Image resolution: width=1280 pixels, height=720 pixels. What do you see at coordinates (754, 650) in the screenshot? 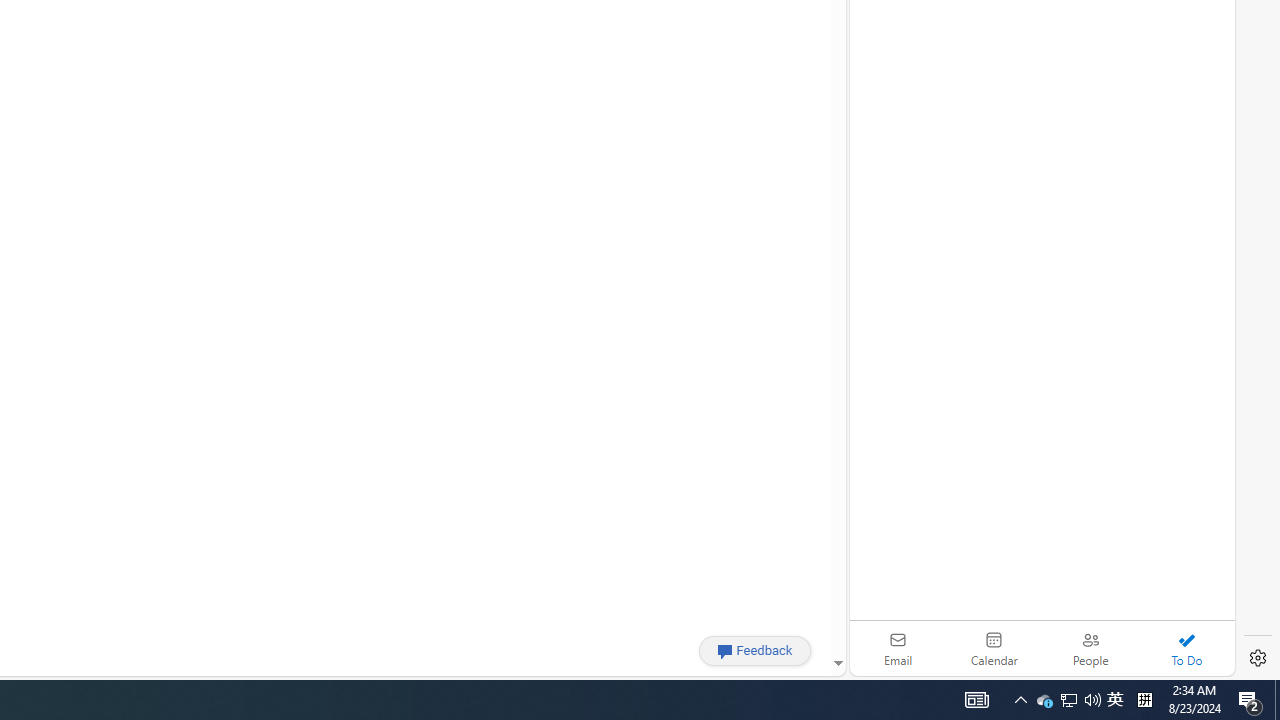
I see `'Feedback'` at bounding box center [754, 650].